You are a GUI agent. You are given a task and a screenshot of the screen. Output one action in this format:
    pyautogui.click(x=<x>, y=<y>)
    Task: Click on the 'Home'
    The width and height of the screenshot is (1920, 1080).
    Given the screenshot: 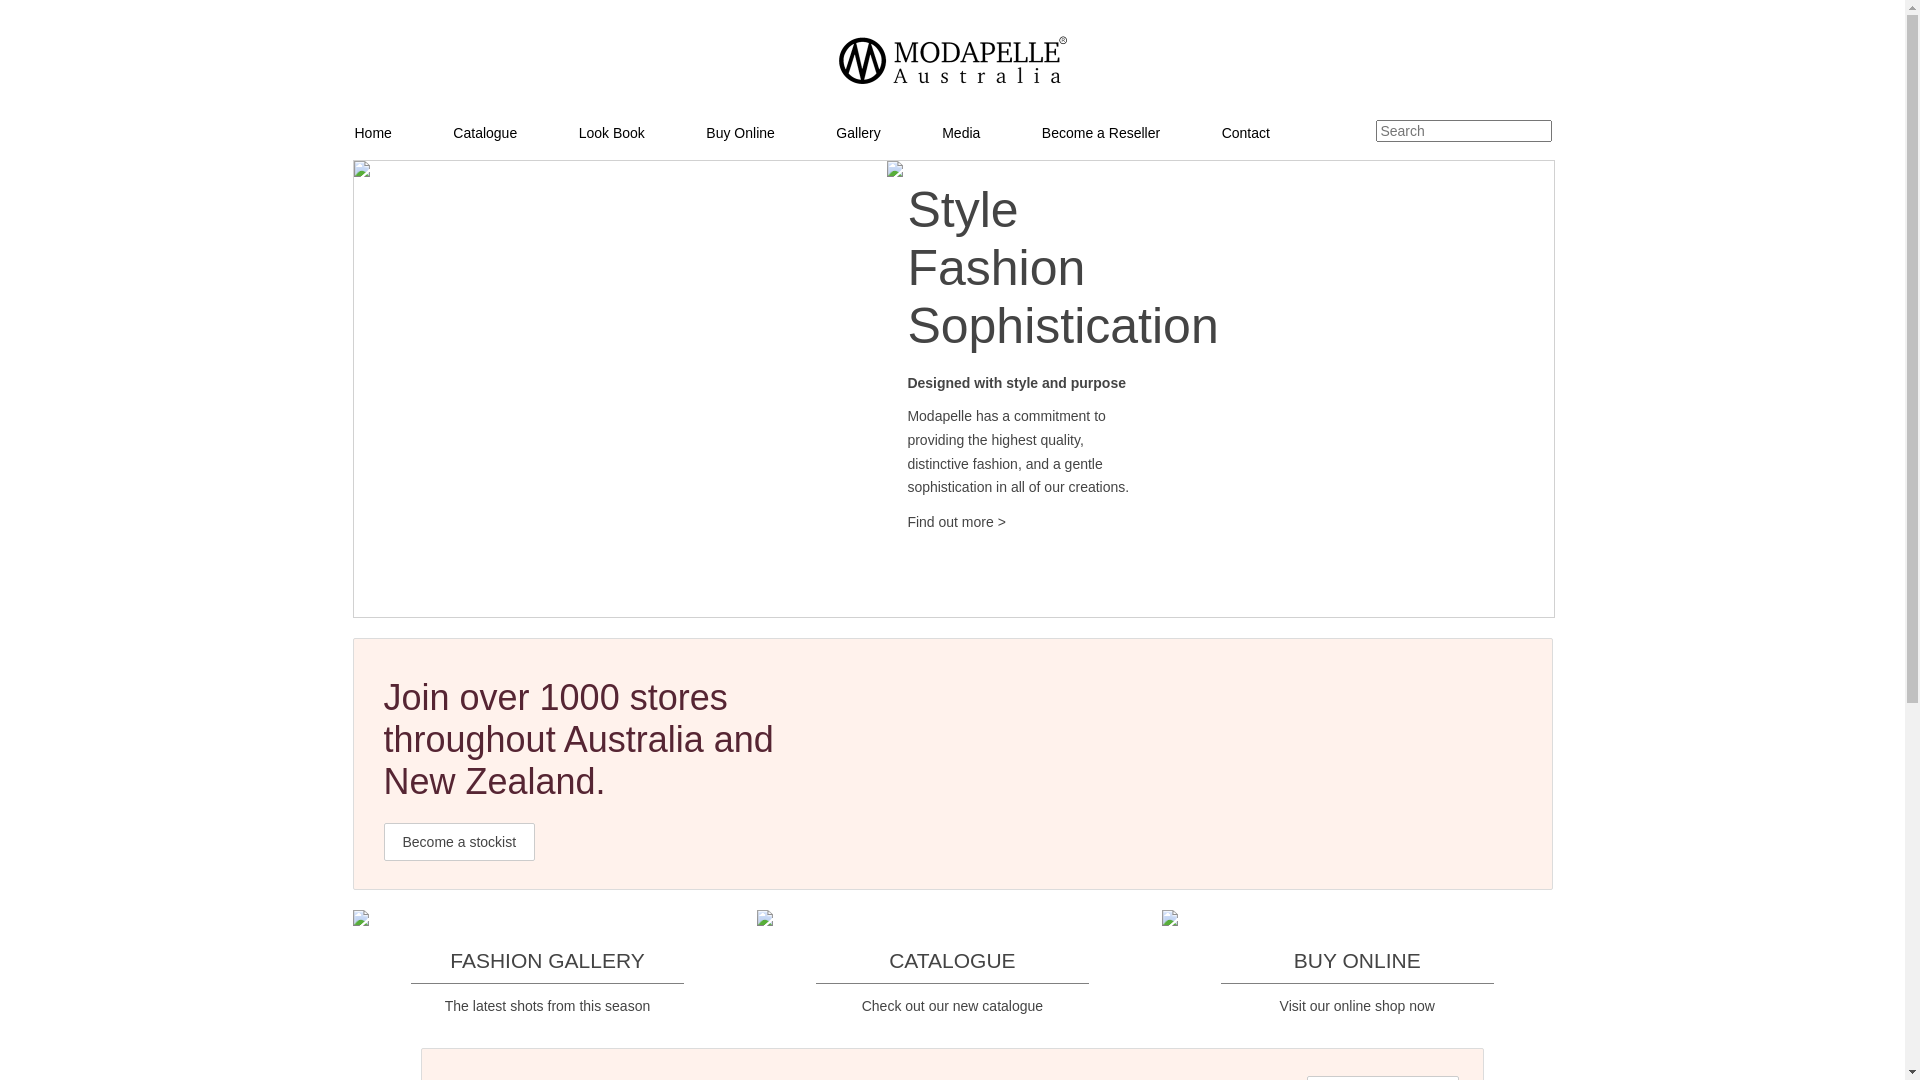 What is the action you would take?
    pyautogui.click(x=401, y=132)
    